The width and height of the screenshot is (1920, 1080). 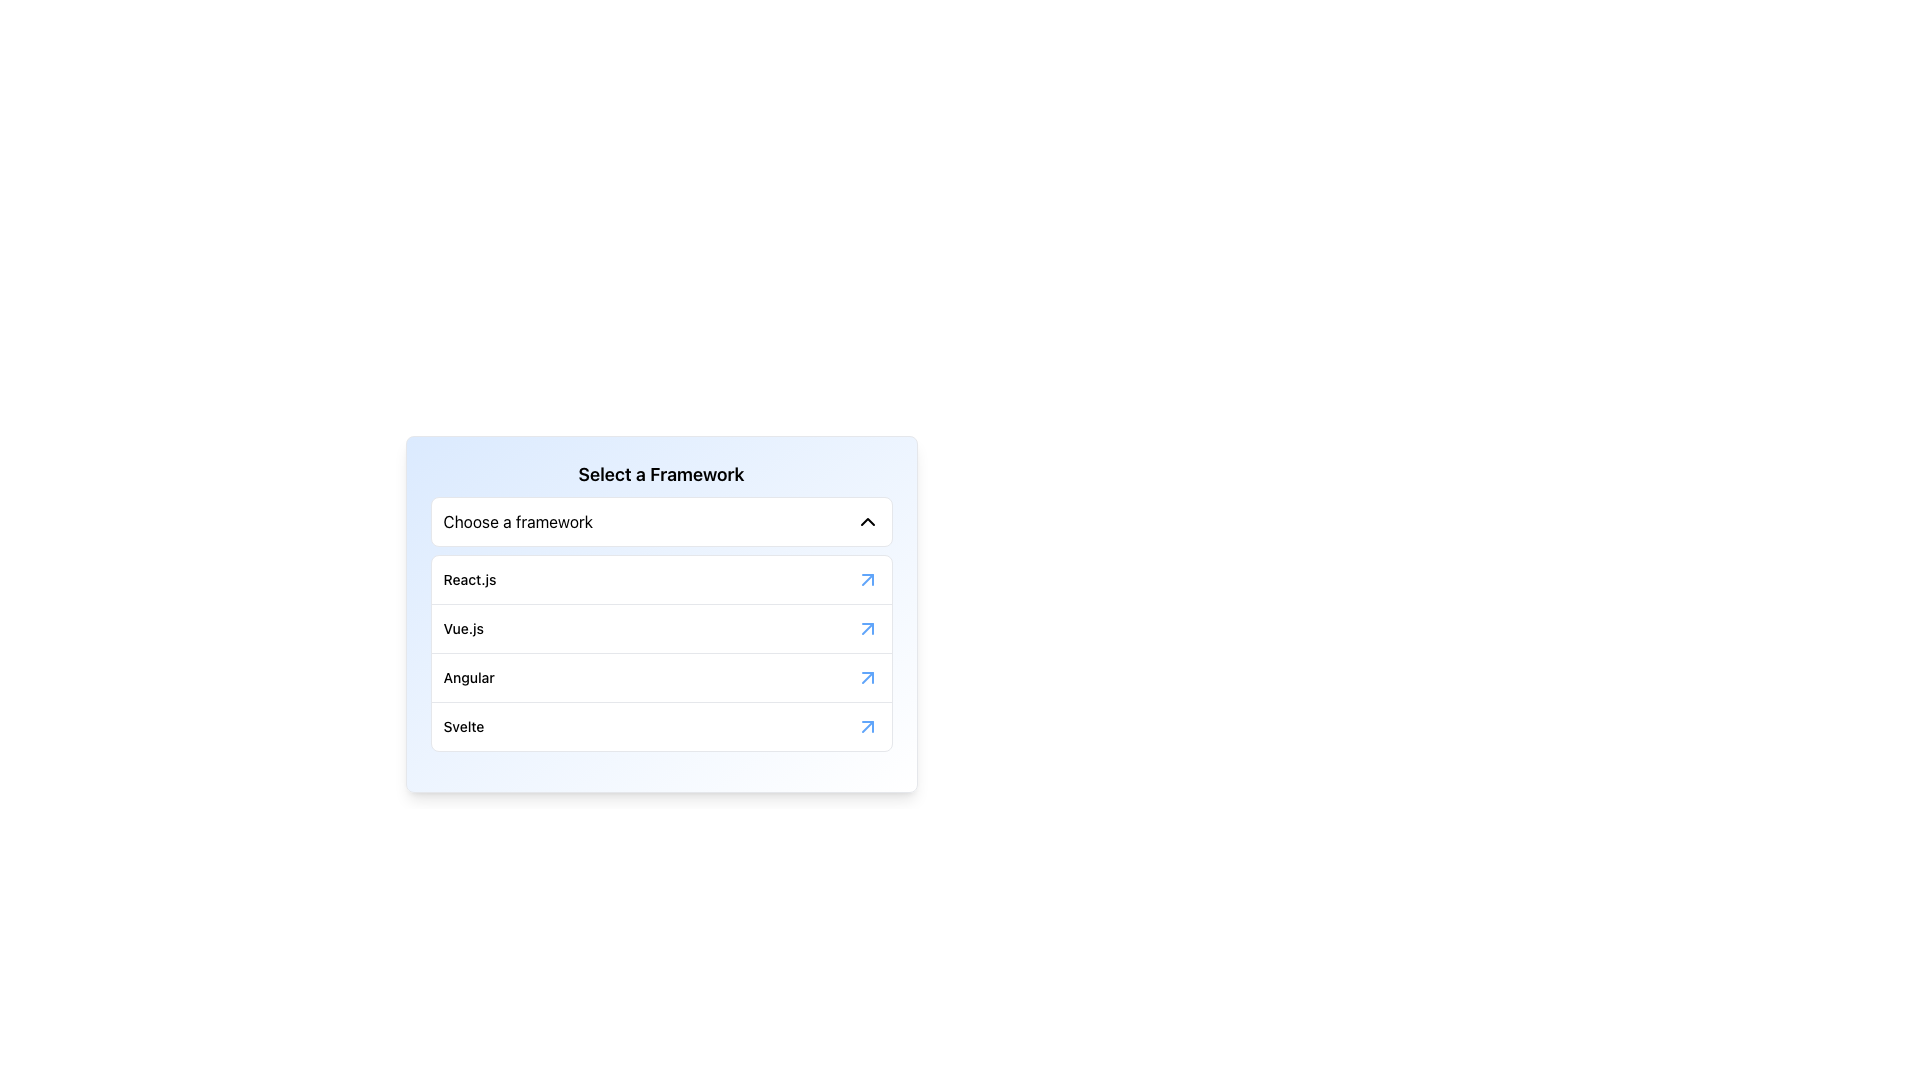 I want to click on the second option in the 'Choose a framework' dropdown menu, so click(x=661, y=623).